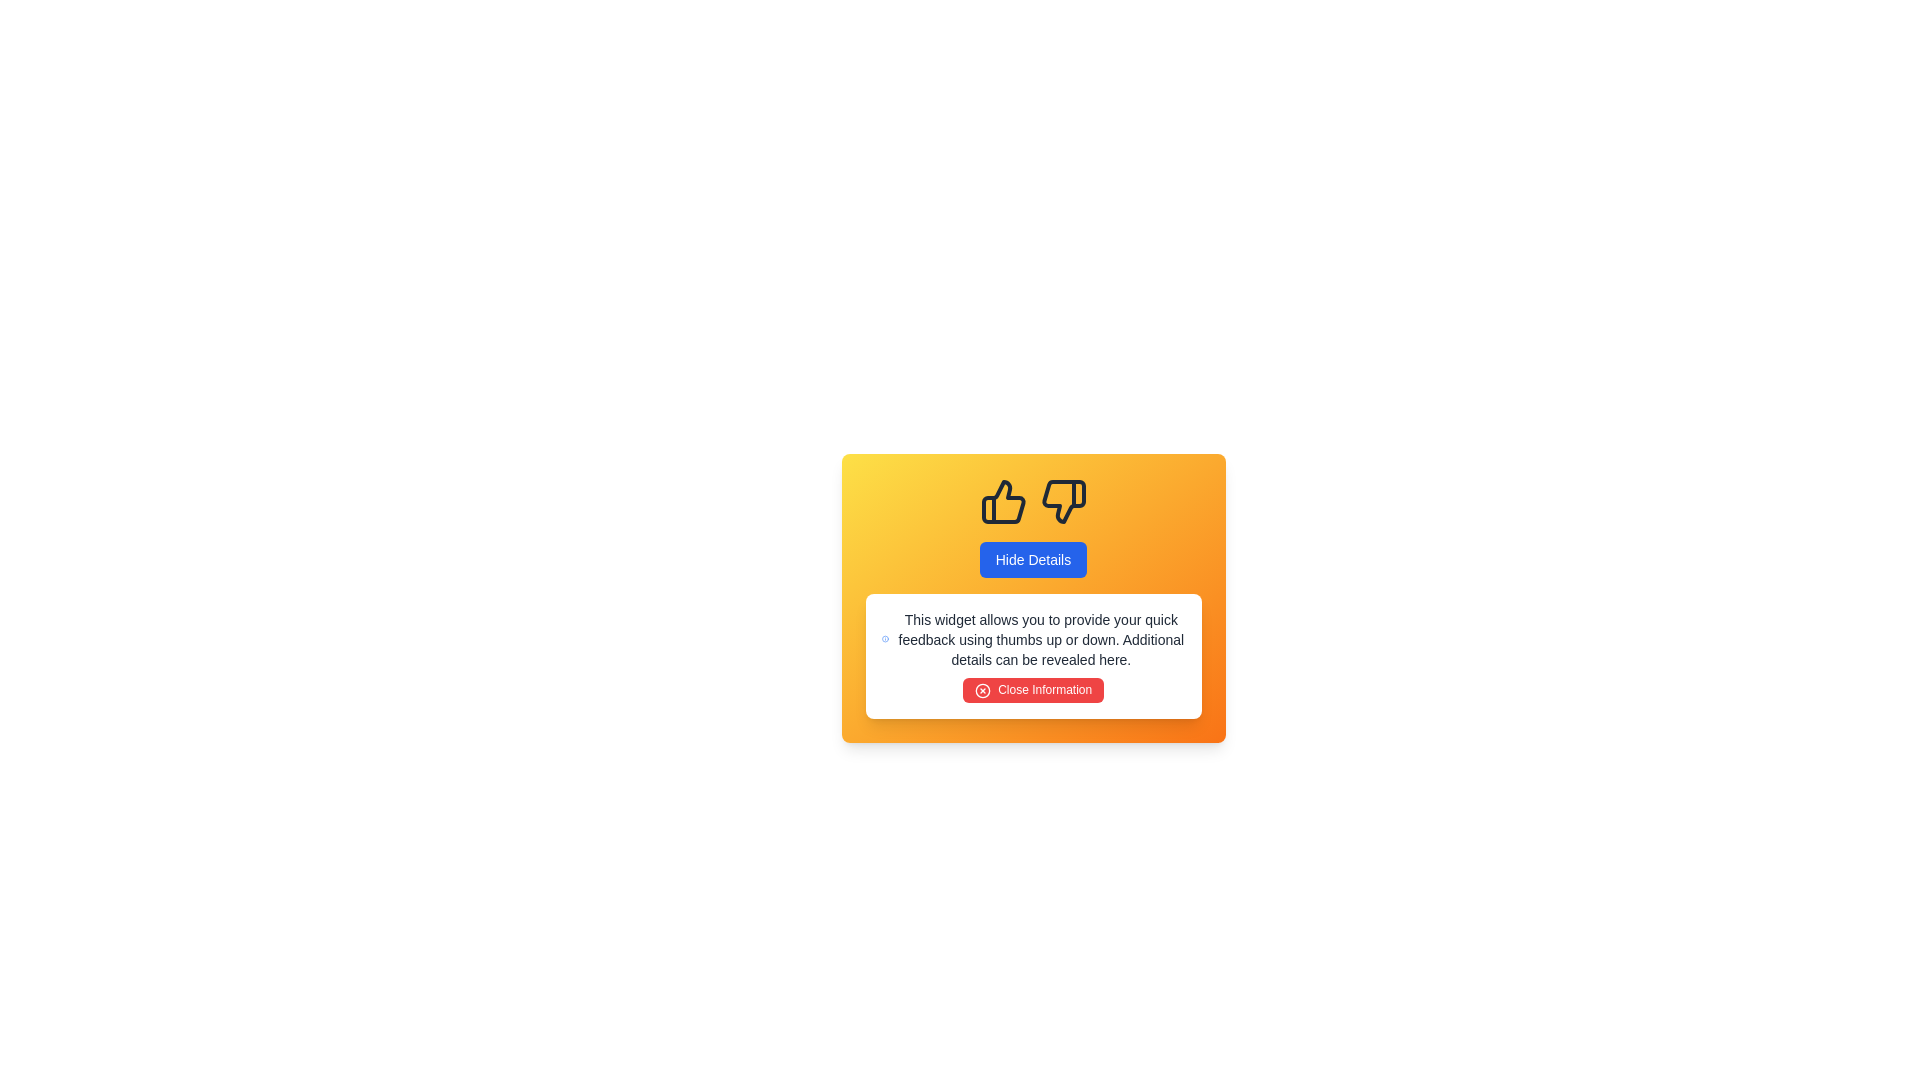  What do you see at coordinates (1033, 689) in the screenshot?
I see `the red button labeled 'Close Information' with a white 'X' icon` at bounding box center [1033, 689].